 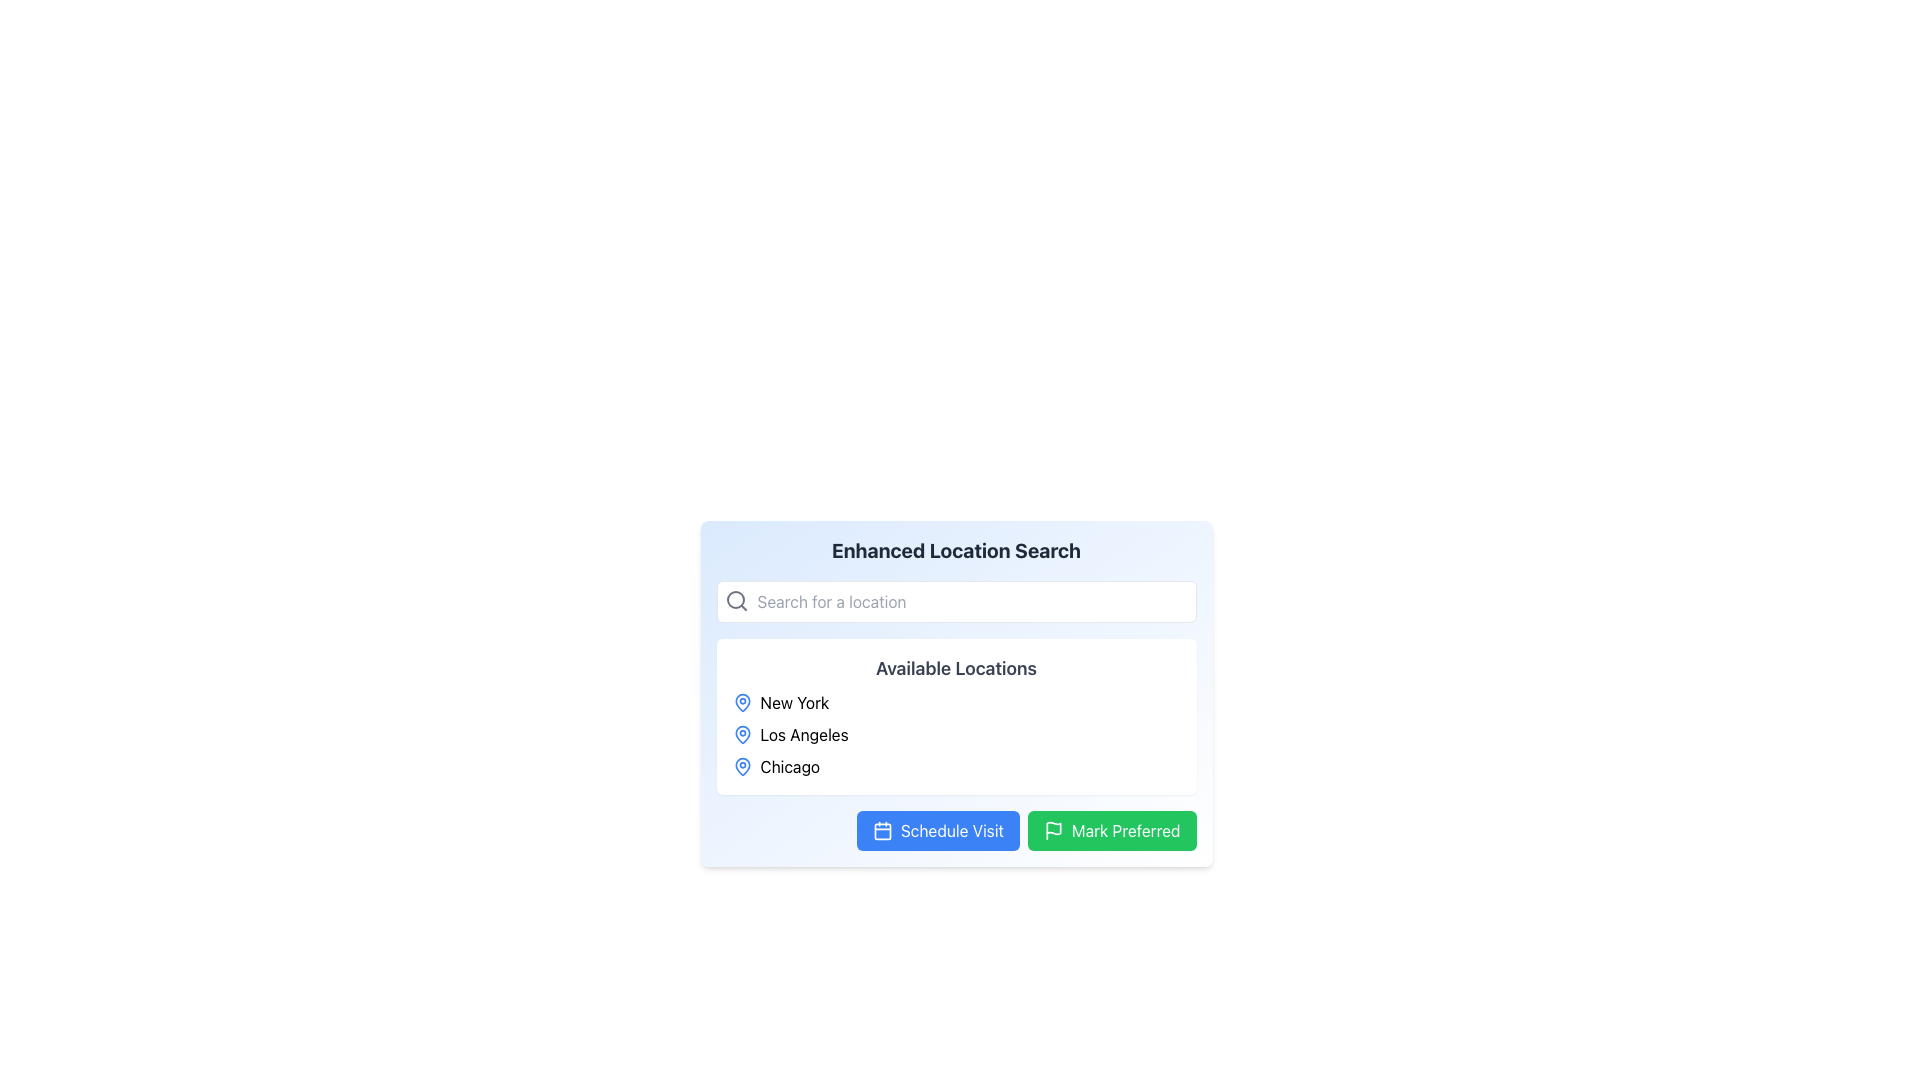 I want to click on the blue 'Schedule Visit' button with a white calendar icon, so click(x=955, y=830).